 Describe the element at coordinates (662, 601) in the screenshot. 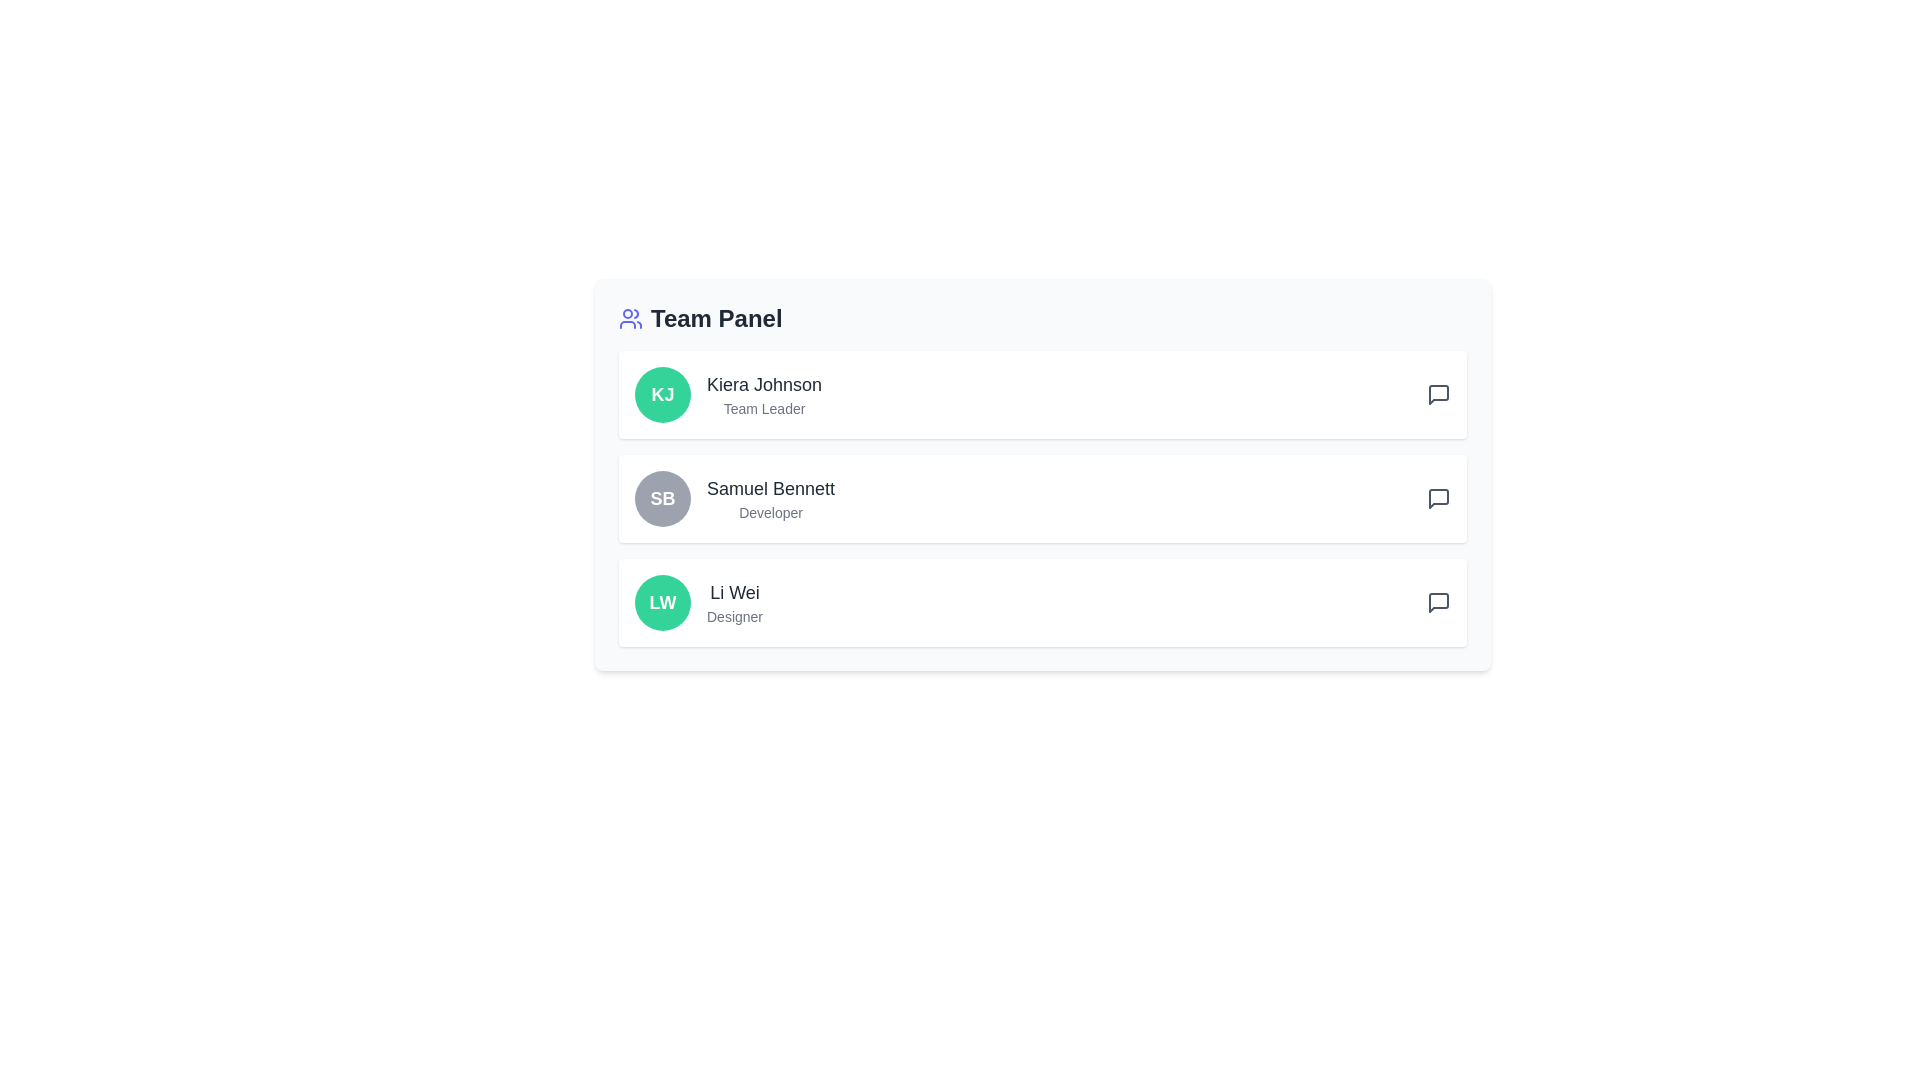

I see `the circular badge displaying the initials 'LW' with a green background, located in the profile card for 'Li Wei'` at that location.